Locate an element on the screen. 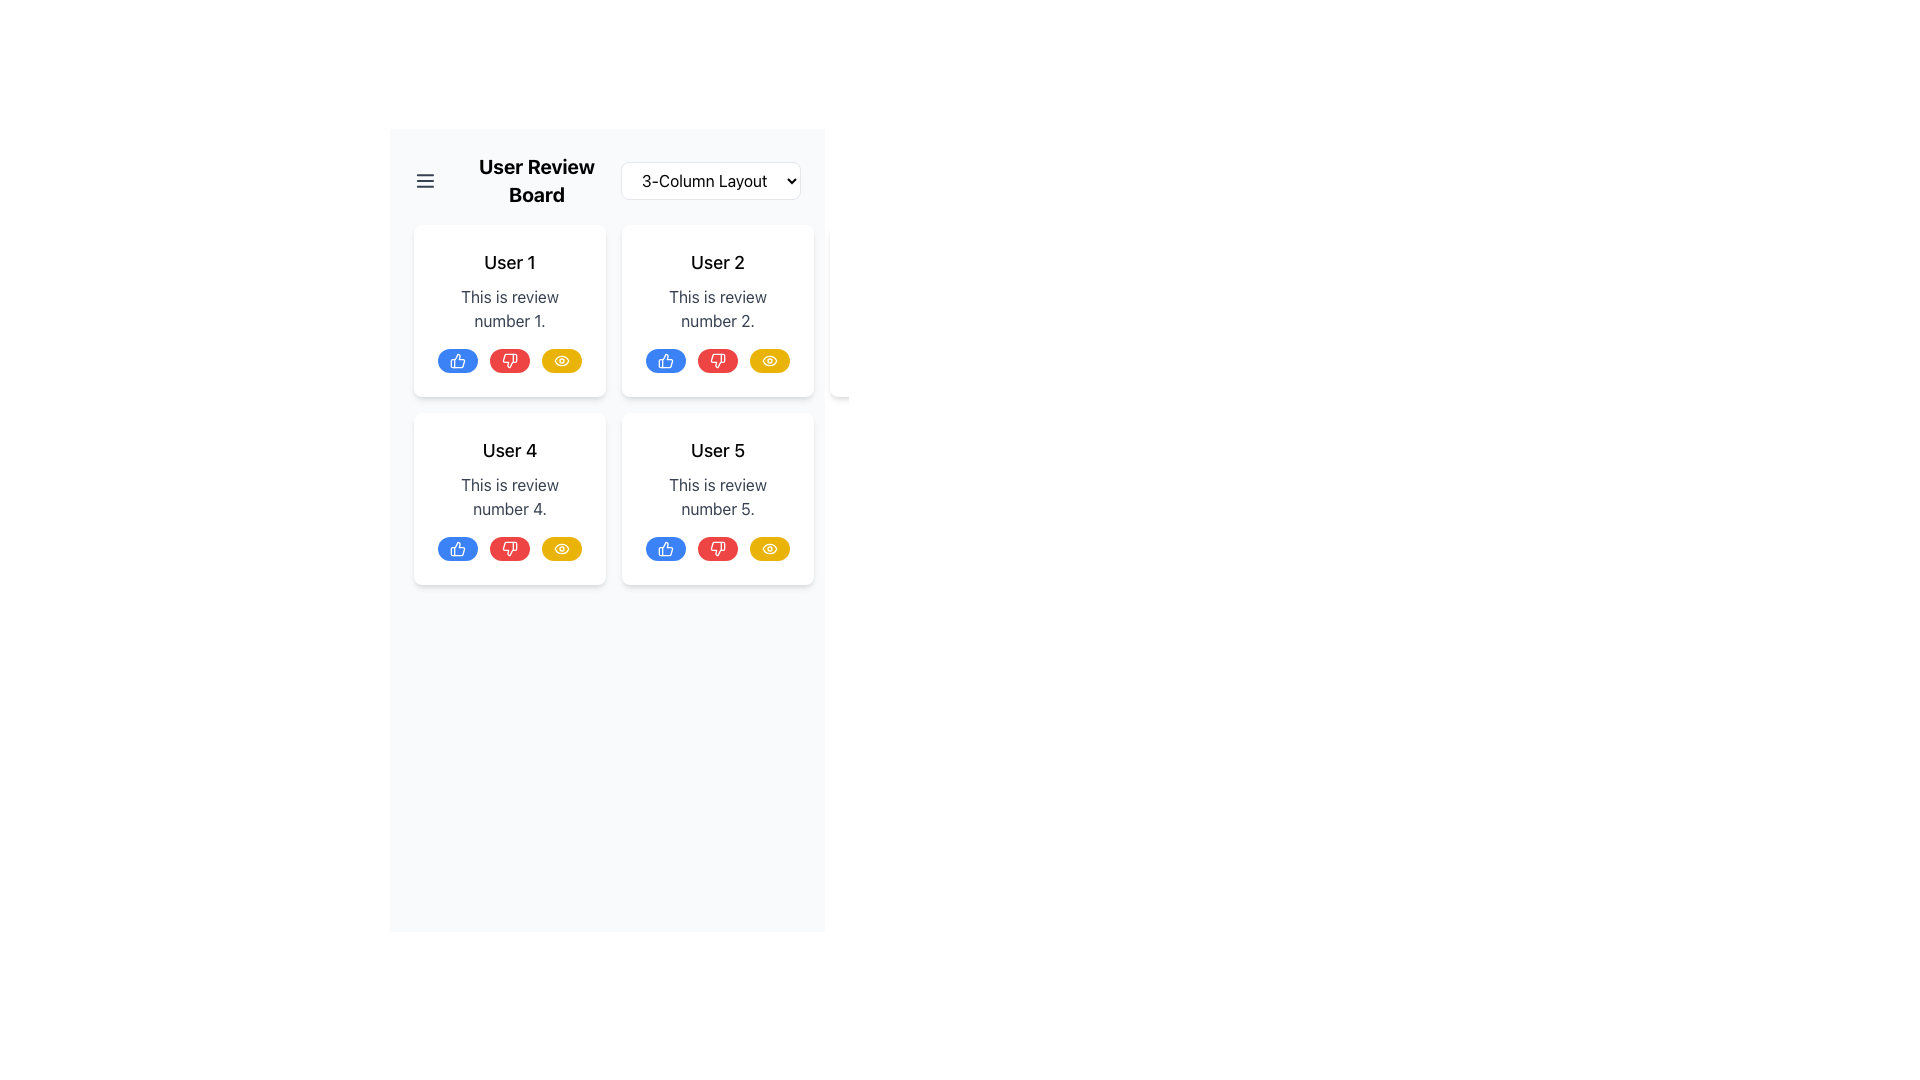 Image resolution: width=1920 pixels, height=1080 pixels. the thumbs-down icon within the red circular feedback button, which is positioned second among three feedback options for user reviews is located at coordinates (509, 361).